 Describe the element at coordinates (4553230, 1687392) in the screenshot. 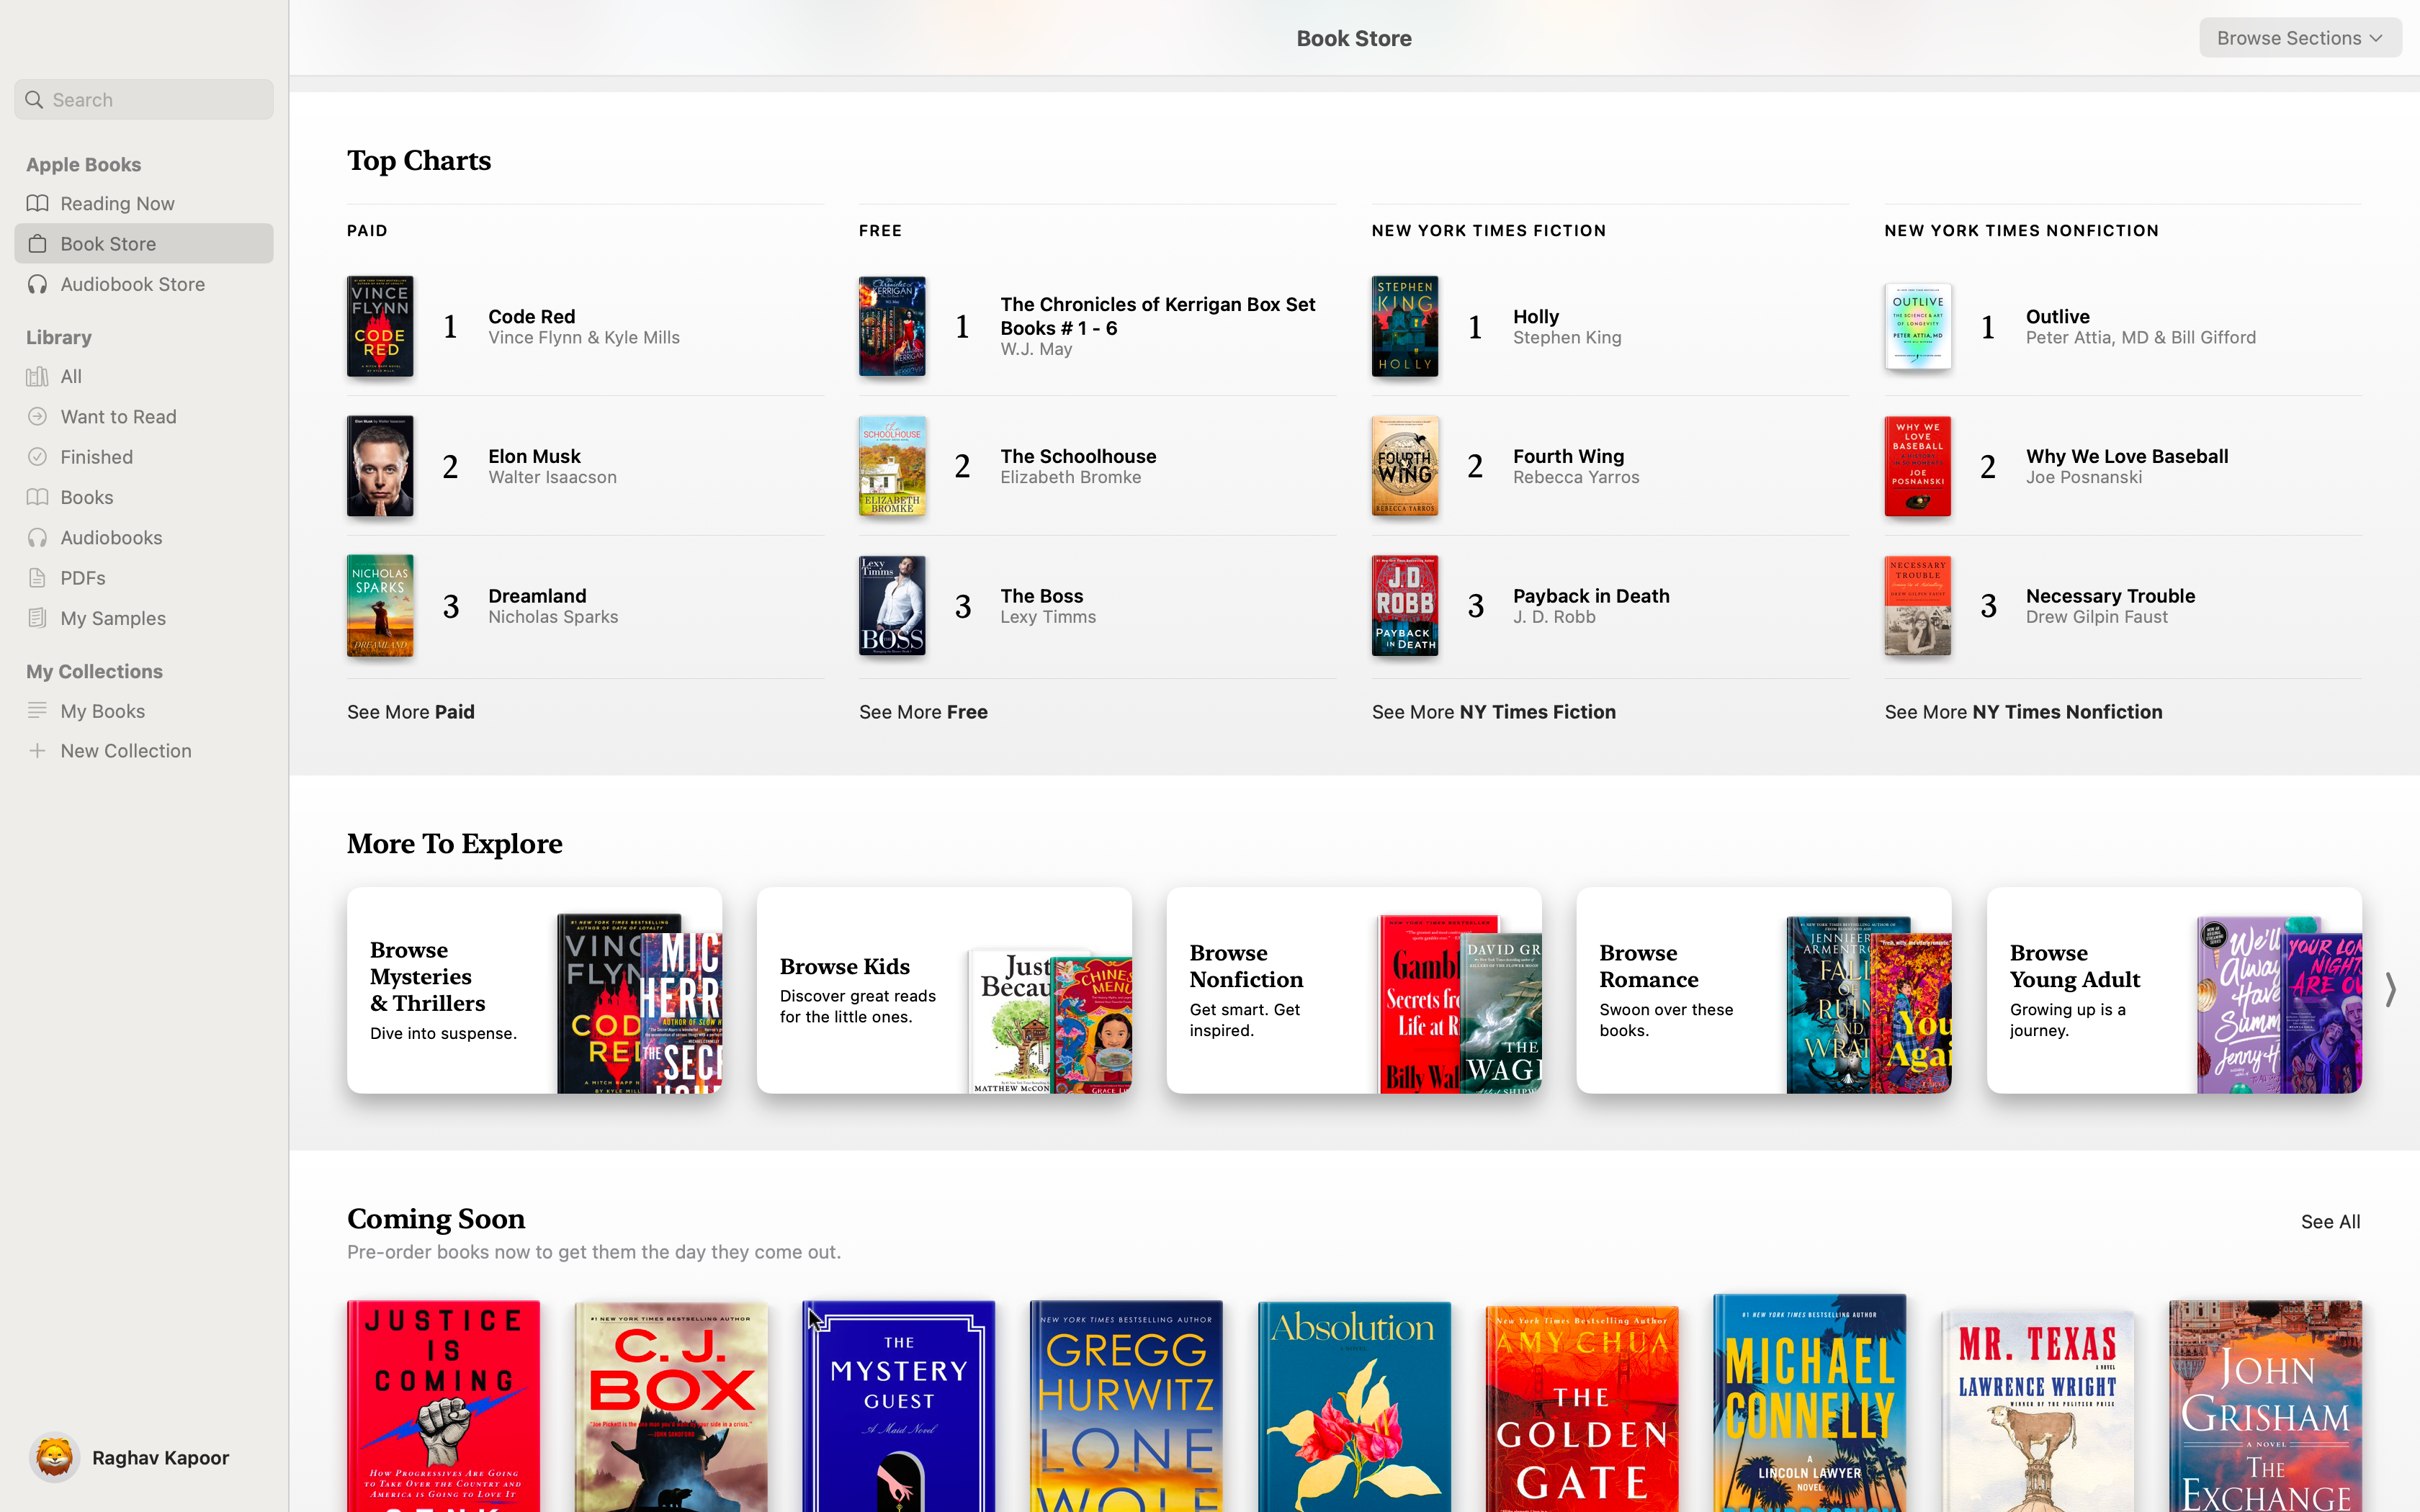

I see `Advance to check out future releases` at that location.